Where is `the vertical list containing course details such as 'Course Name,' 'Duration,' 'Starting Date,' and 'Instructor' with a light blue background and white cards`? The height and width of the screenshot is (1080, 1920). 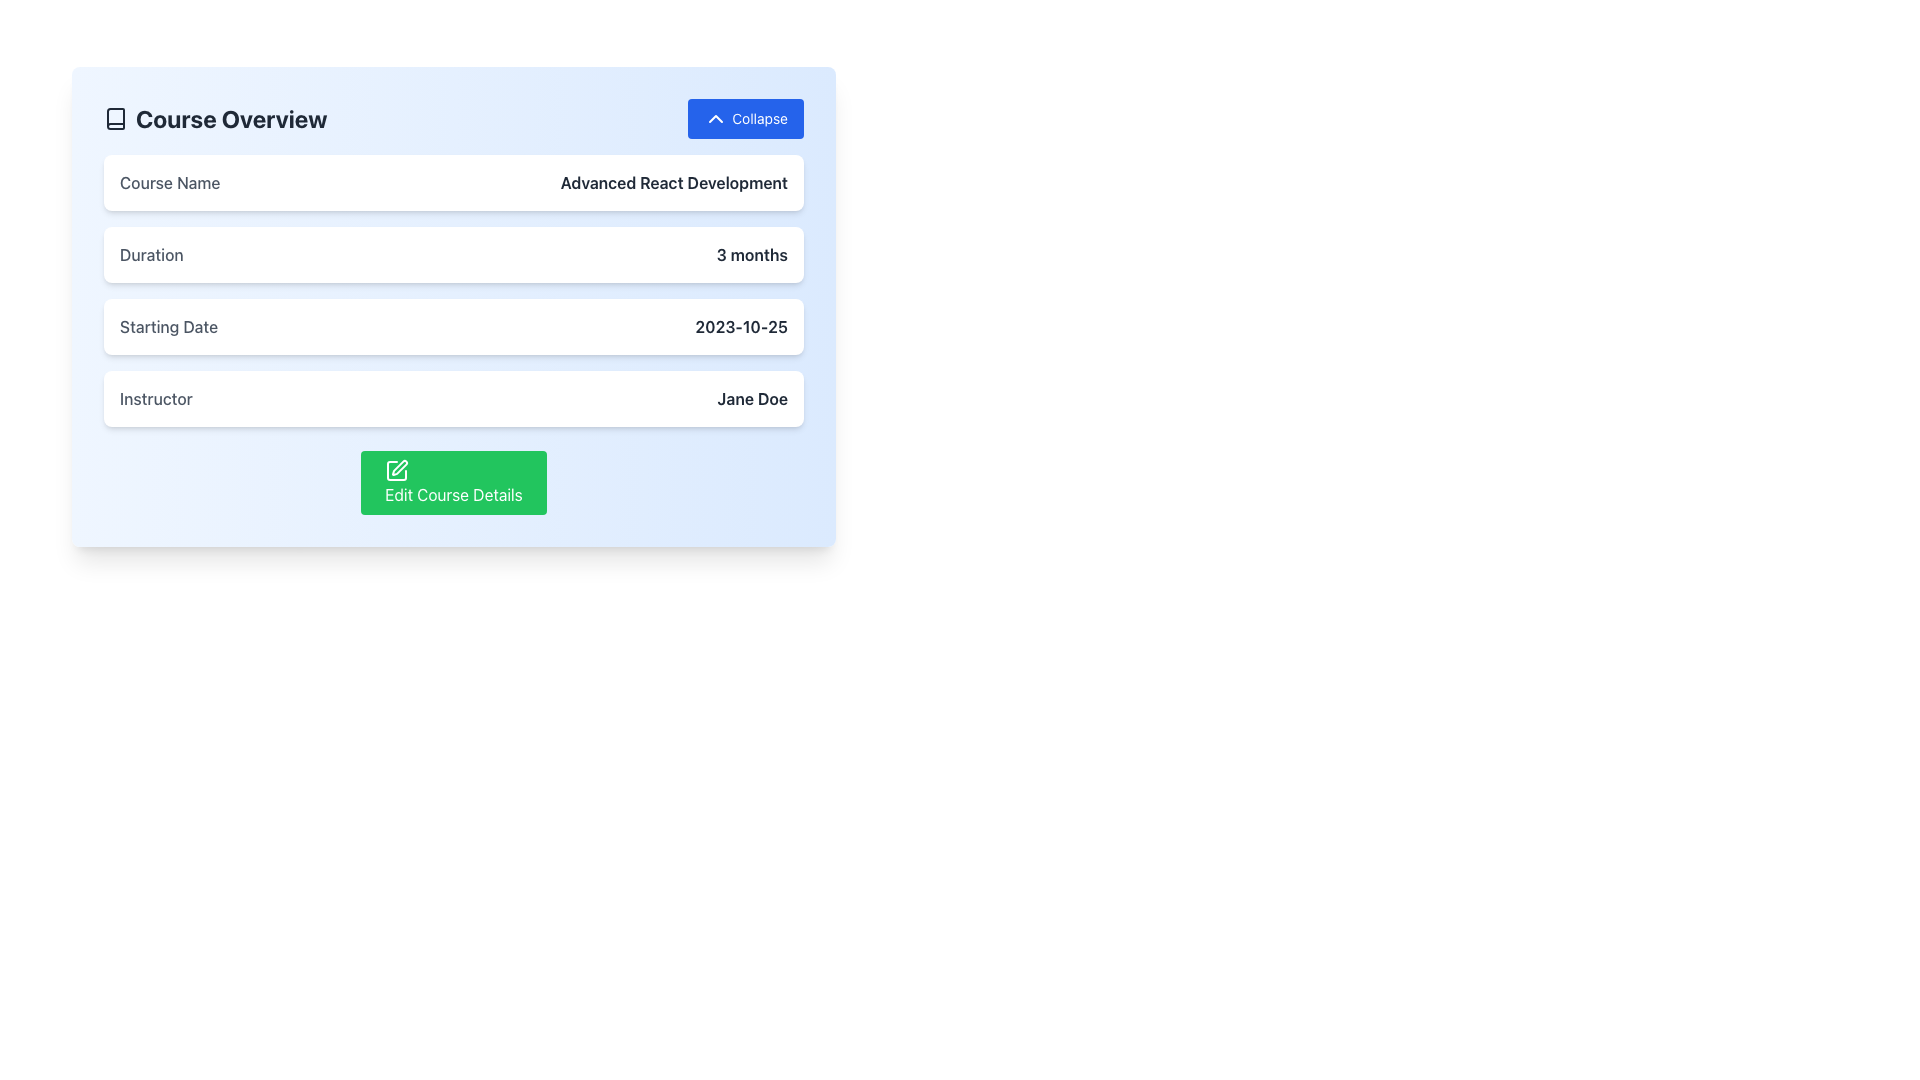 the vertical list containing course details such as 'Course Name,' 'Duration,' 'Starting Date,' and 'Instructor' with a light blue background and white cards is located at coordinates (453, 290).